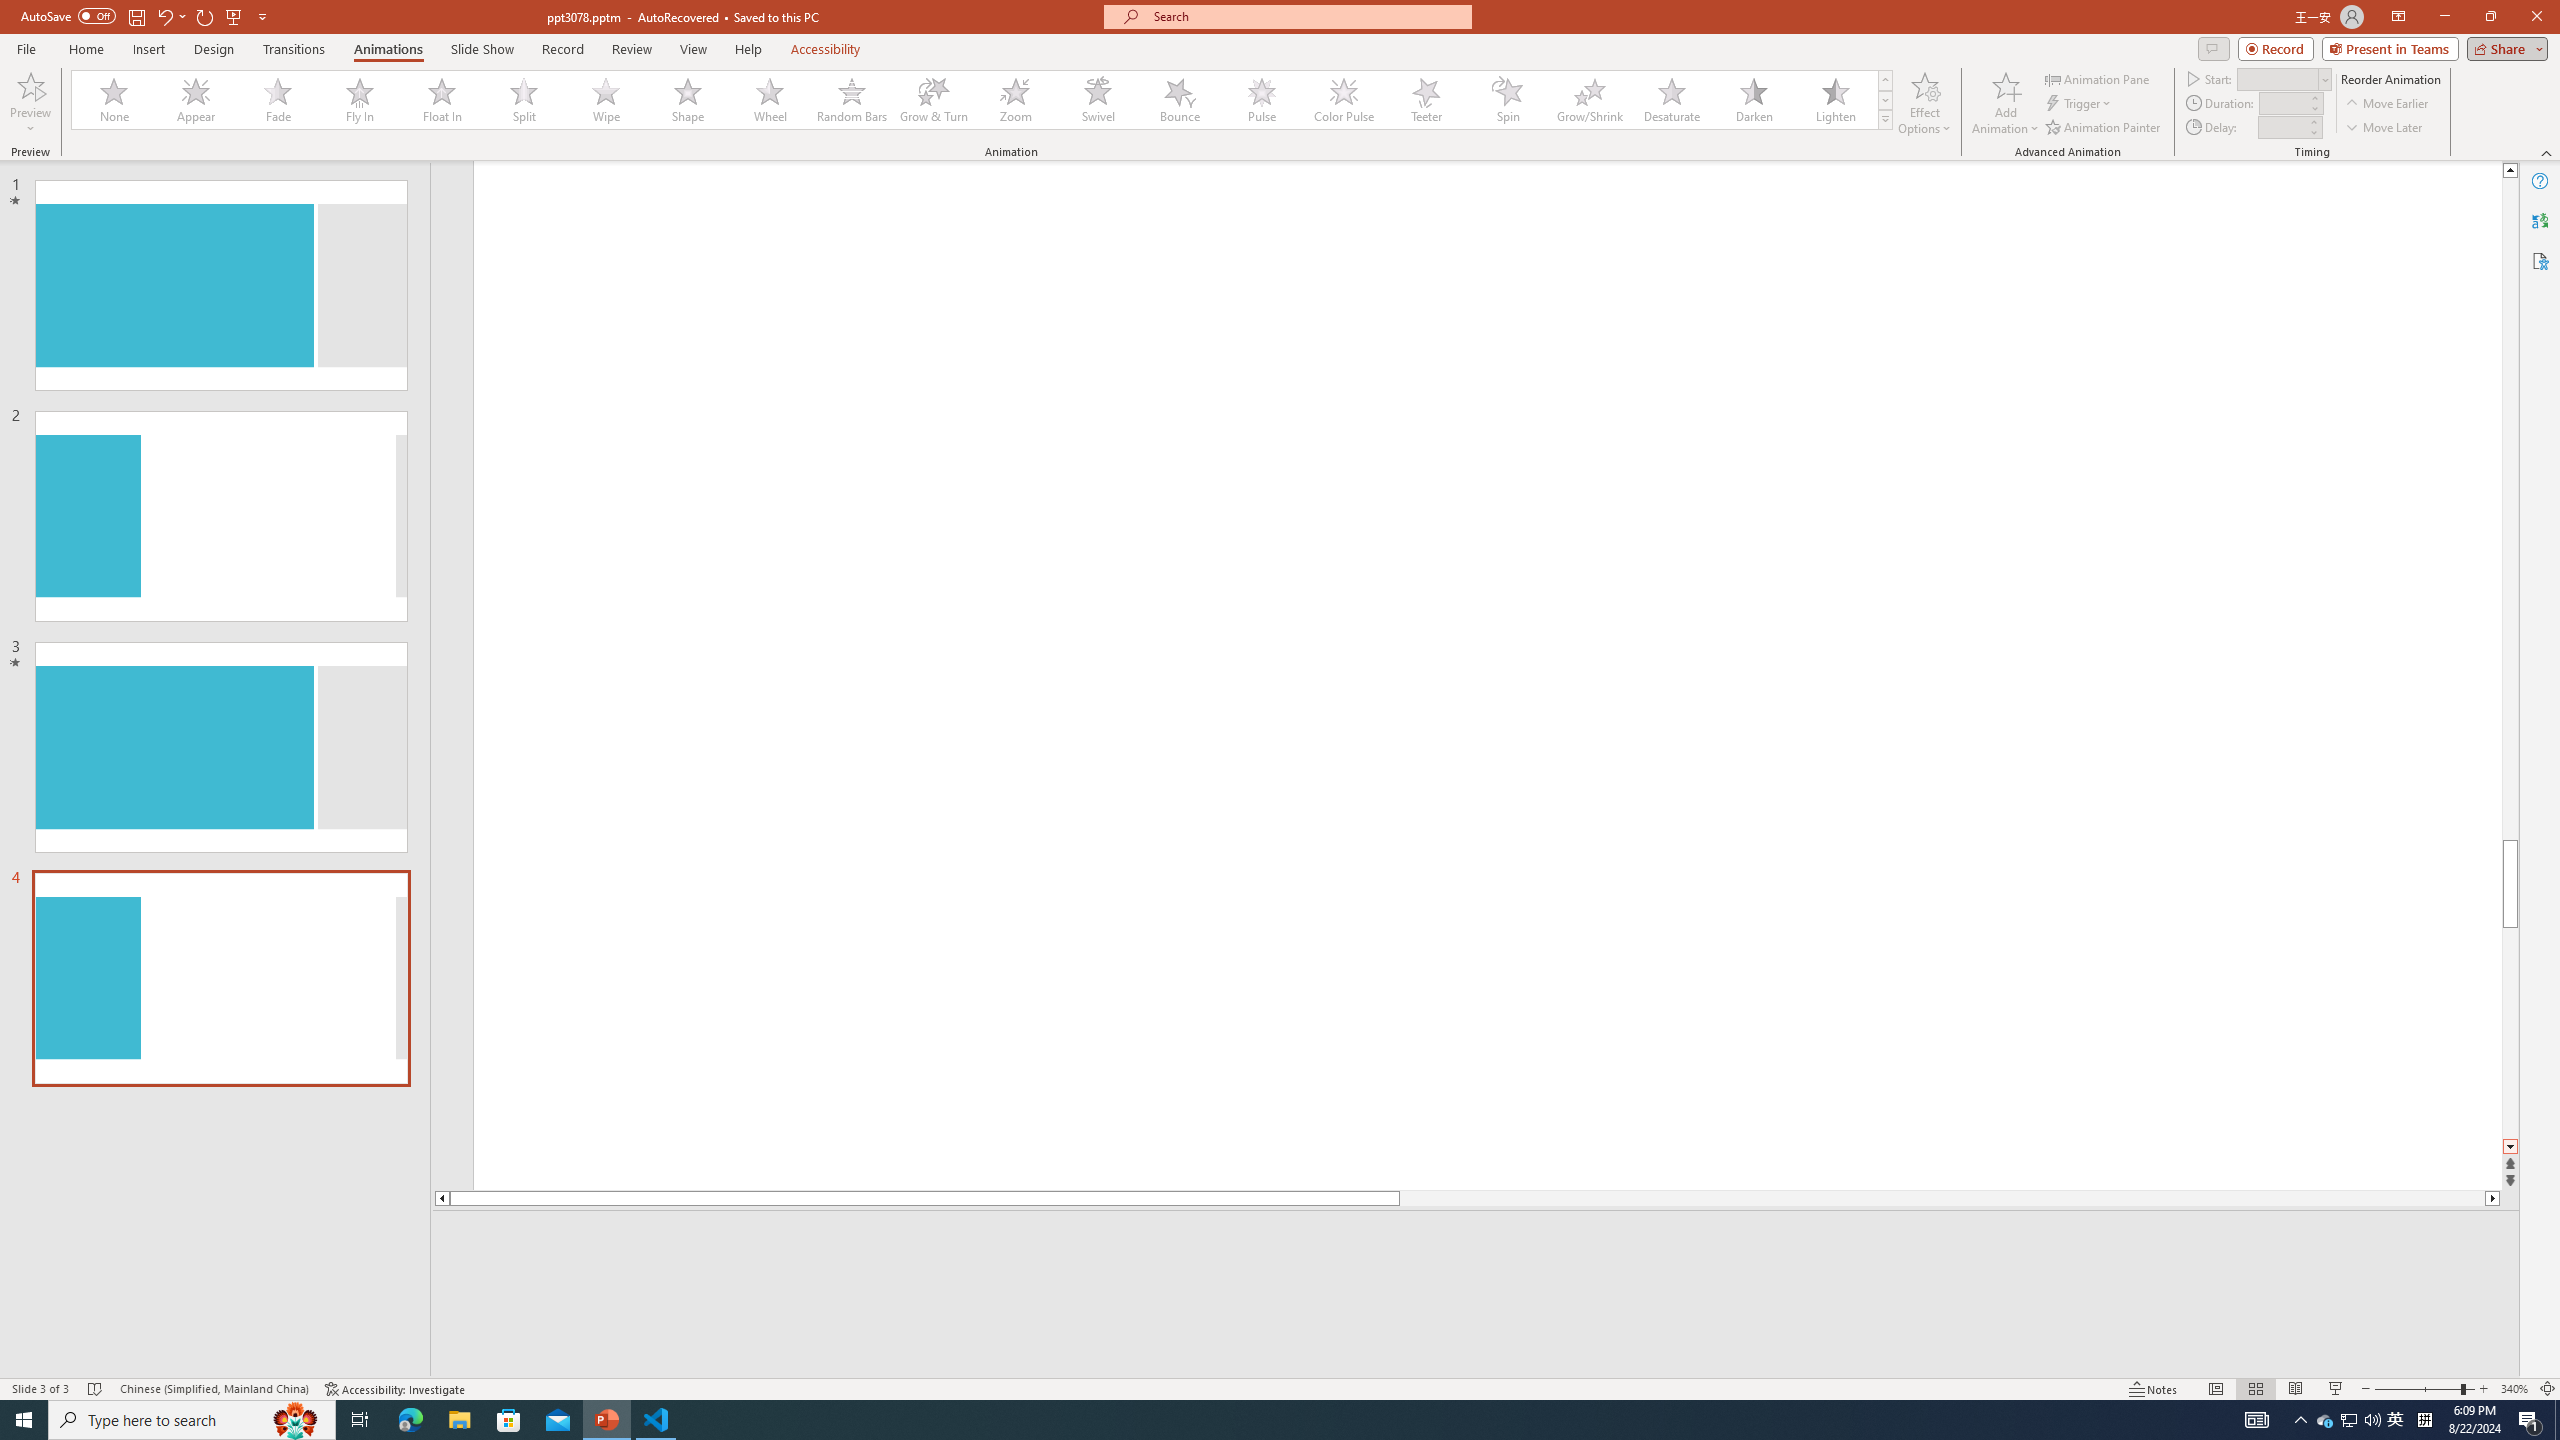 The width and height of the screenshot is (2560, 1440). I want to click on 'Fade', so click(278, 99).